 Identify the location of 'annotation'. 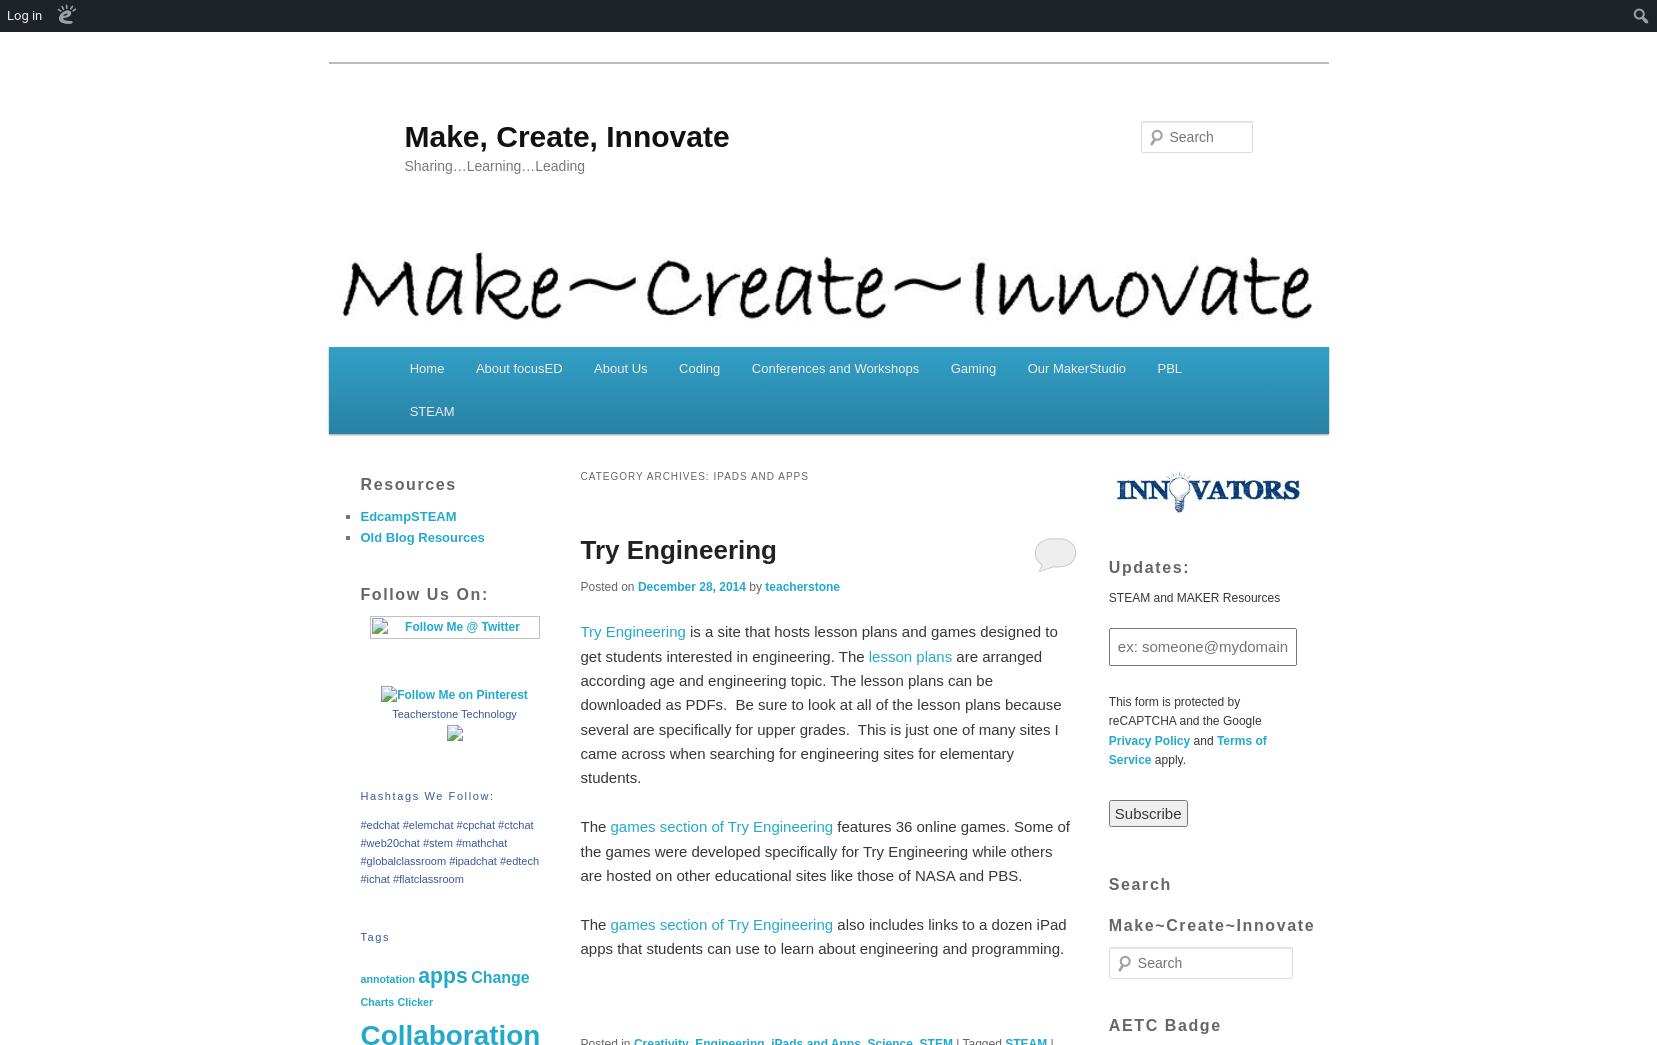
(386, 977).